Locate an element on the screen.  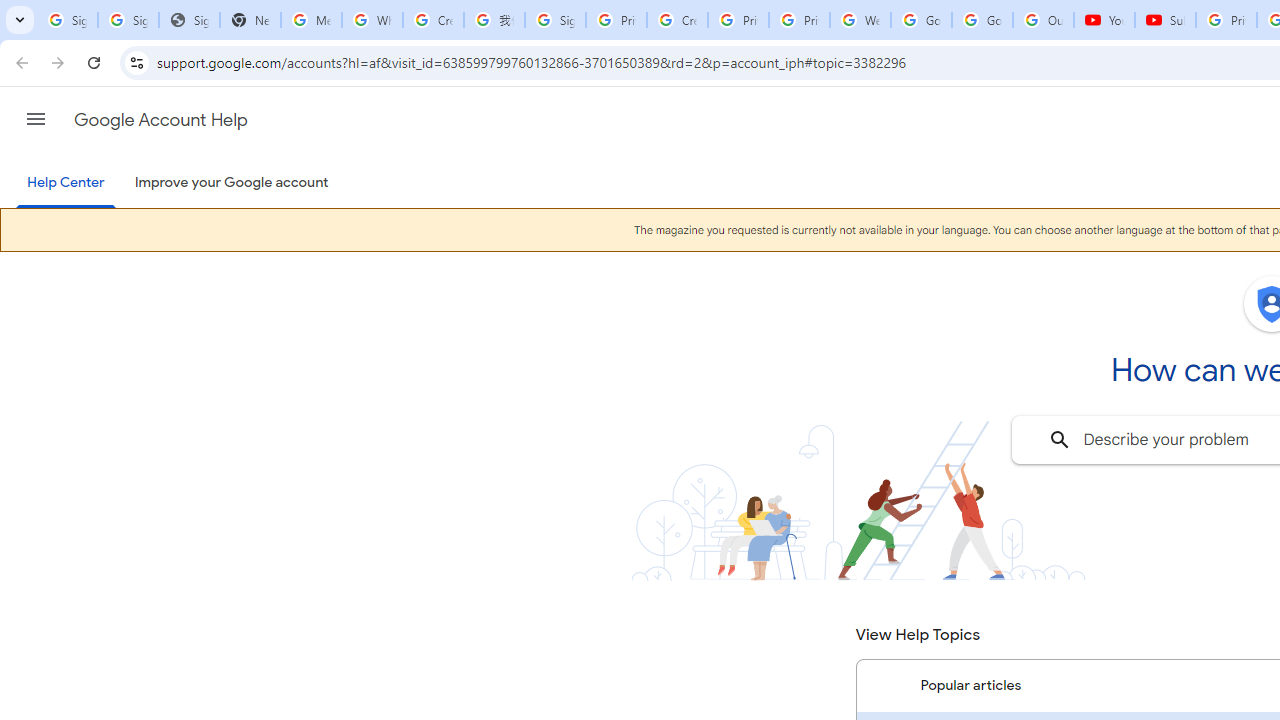
'Improve your Google account' is located at coordinates (231, 183).